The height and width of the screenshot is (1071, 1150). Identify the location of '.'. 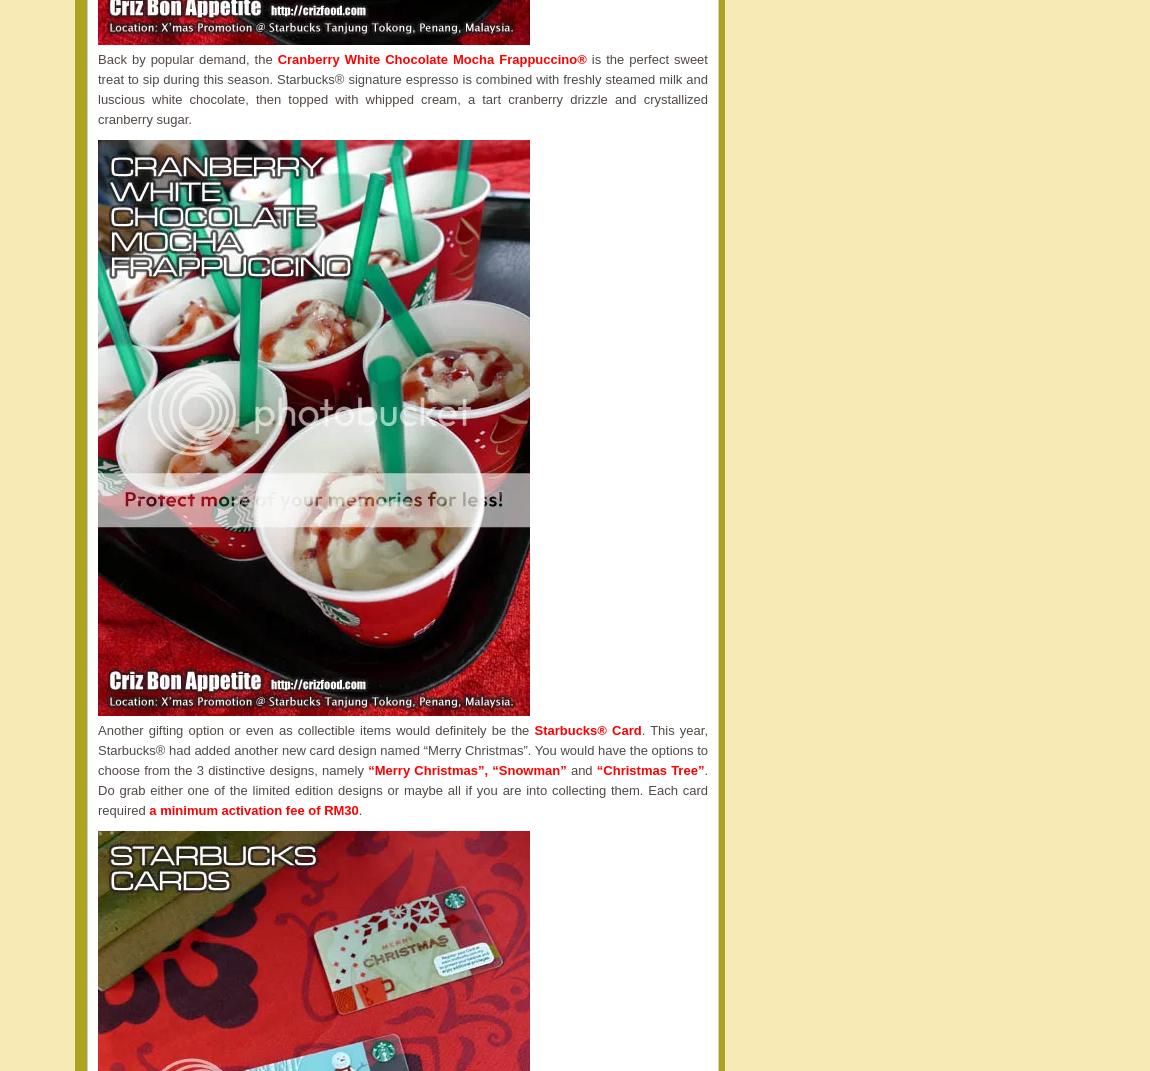
(359, 809).